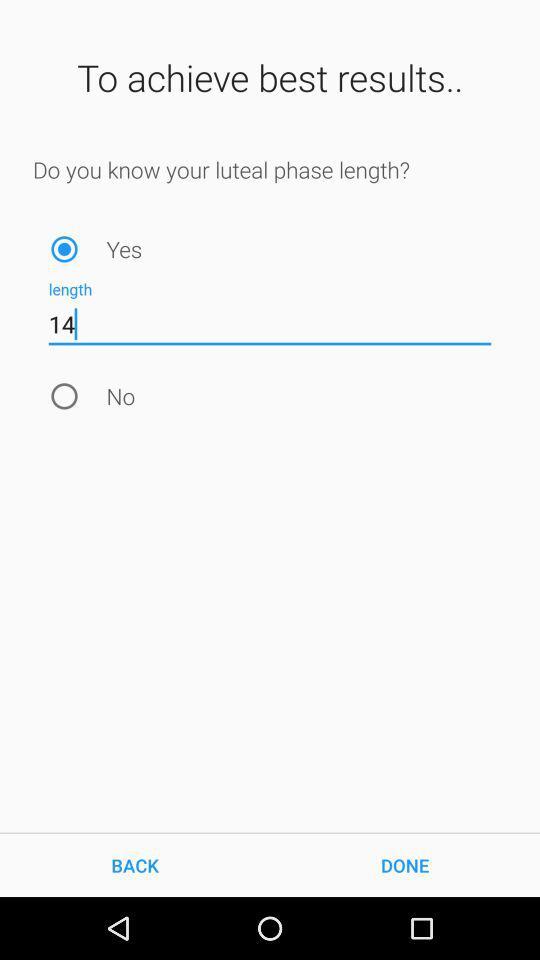  Describe the element at coordinates (405, 864) in the screenshot. I see `the item to the right of back icon` at that location.